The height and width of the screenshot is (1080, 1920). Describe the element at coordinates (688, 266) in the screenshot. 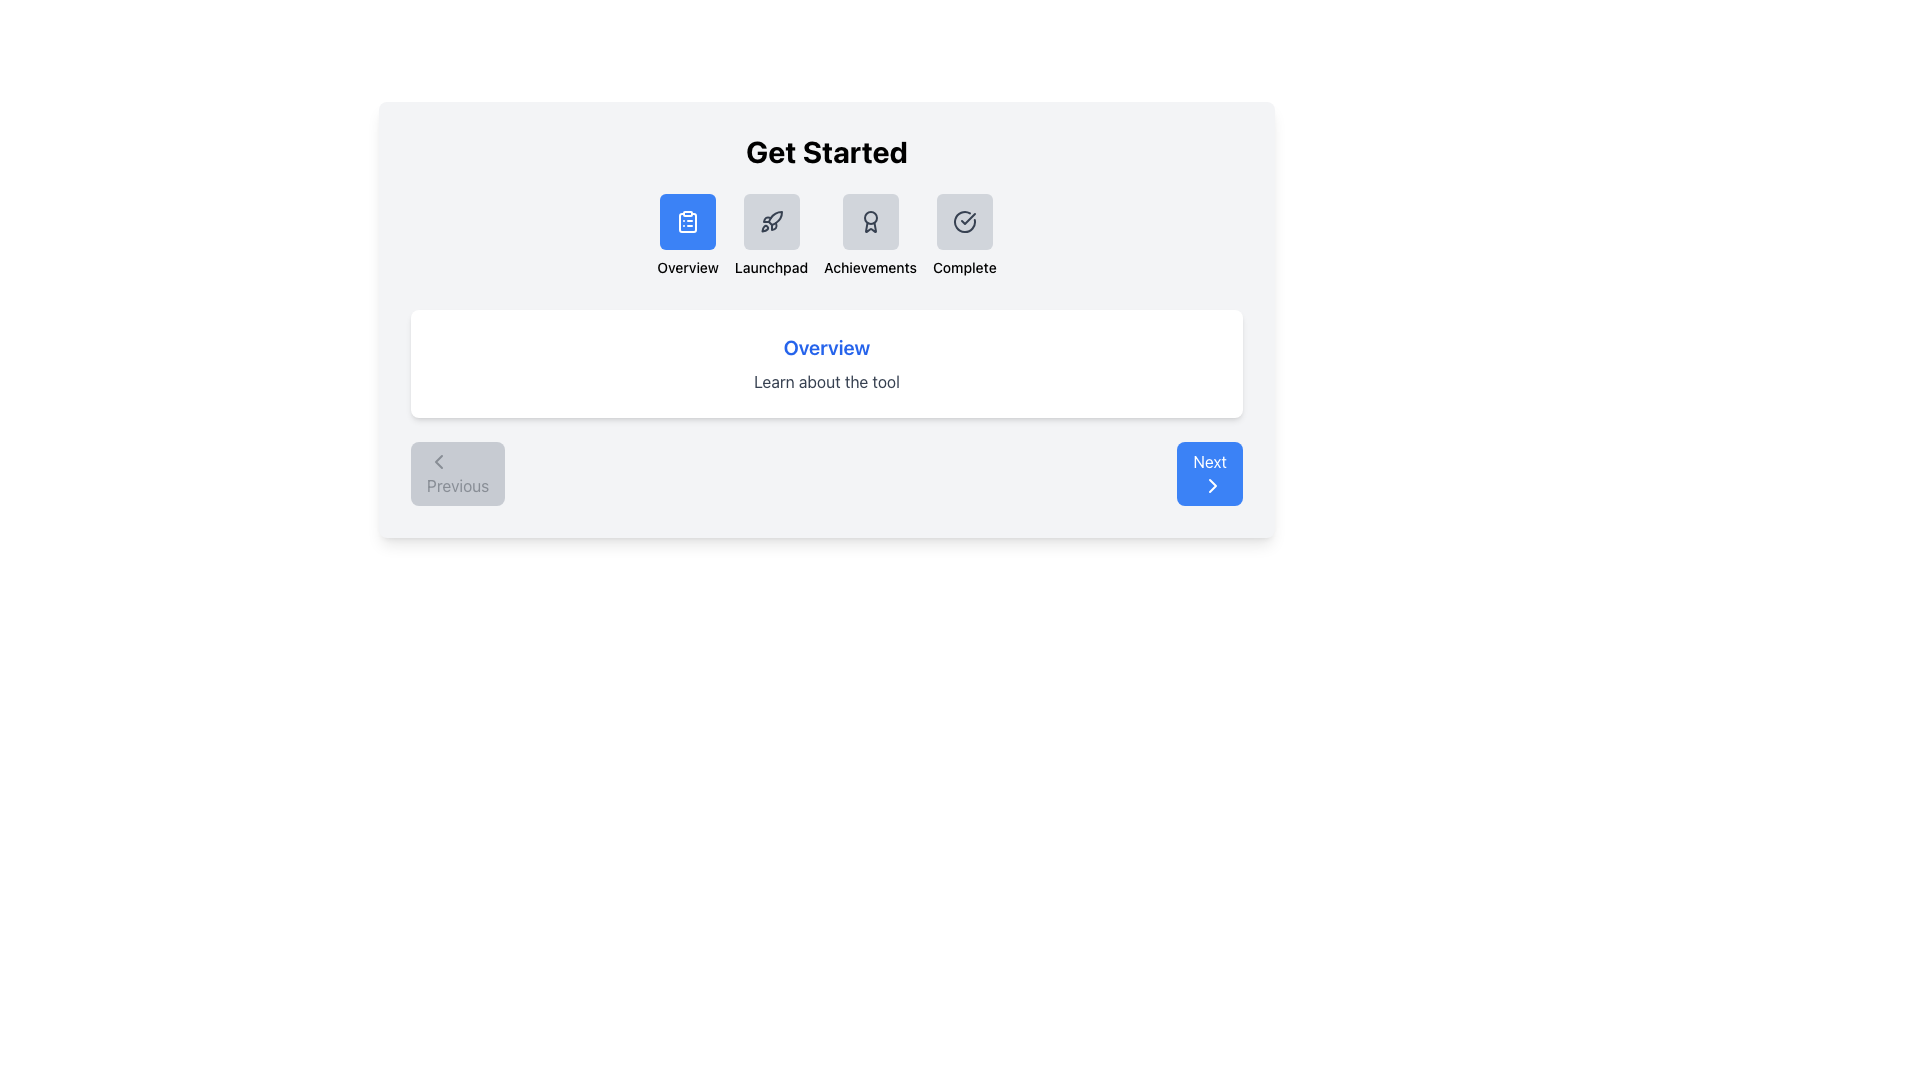

I see `the 'Overview' text label, which is centrally aligned beneath a clipboard icon` at that location.